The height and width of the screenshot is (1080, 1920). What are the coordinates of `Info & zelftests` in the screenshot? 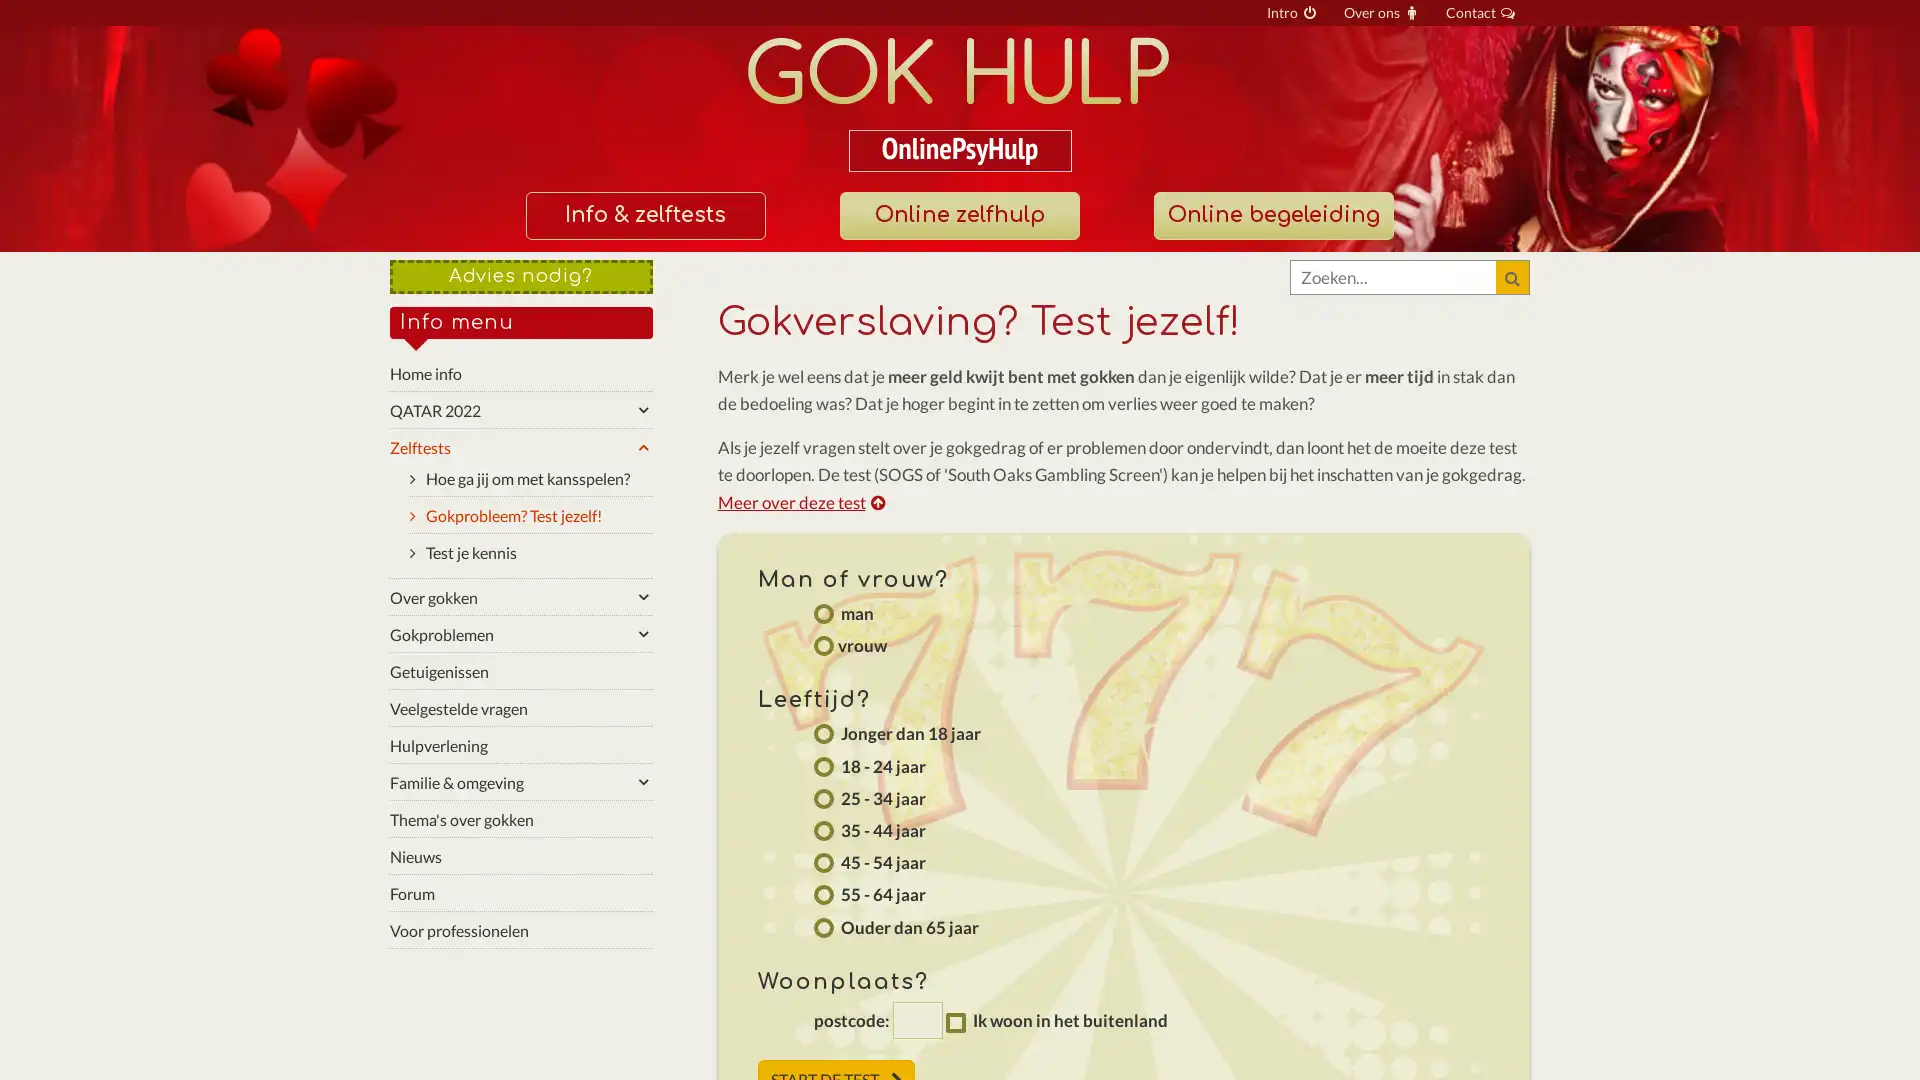 It's located at (644, 215).